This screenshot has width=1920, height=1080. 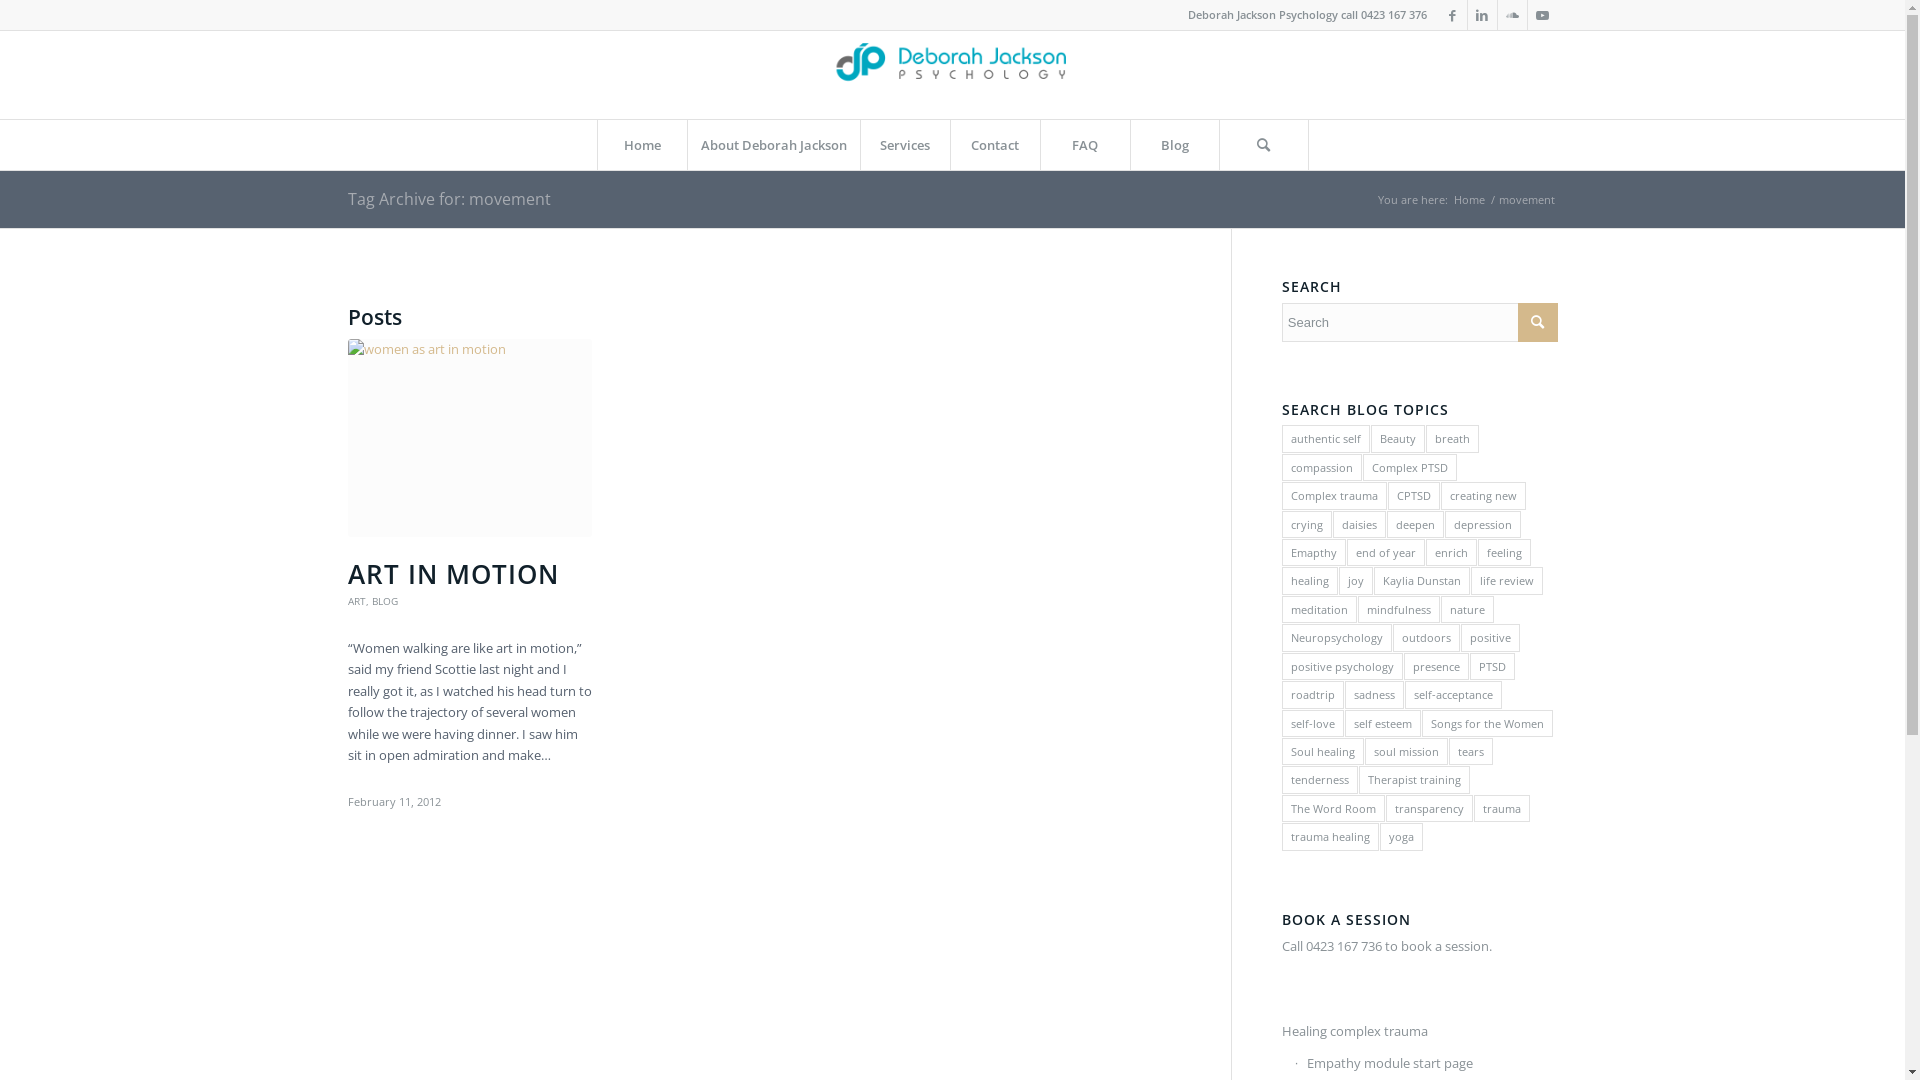 I want to click on 'healing', so click(x=1310, y=580).